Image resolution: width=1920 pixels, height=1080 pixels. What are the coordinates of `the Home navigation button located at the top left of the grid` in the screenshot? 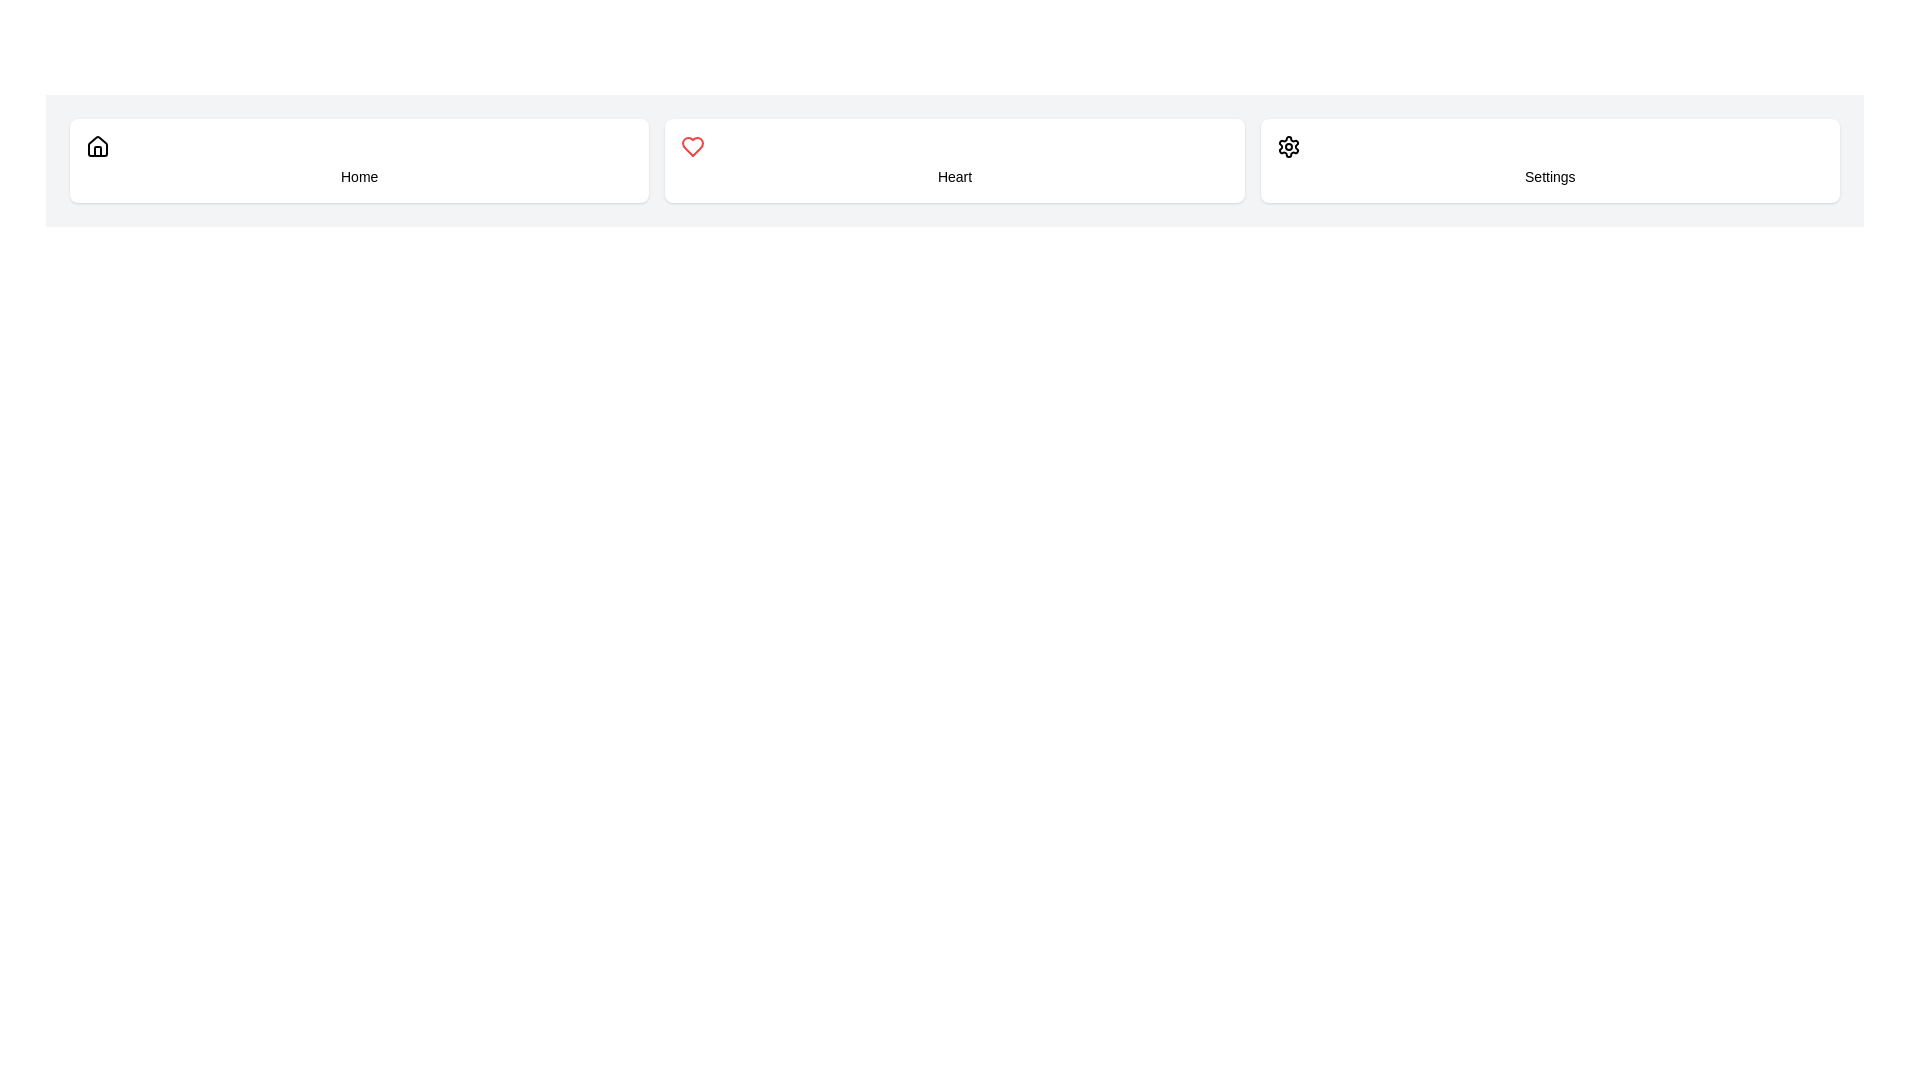 It's located at (359, 160).